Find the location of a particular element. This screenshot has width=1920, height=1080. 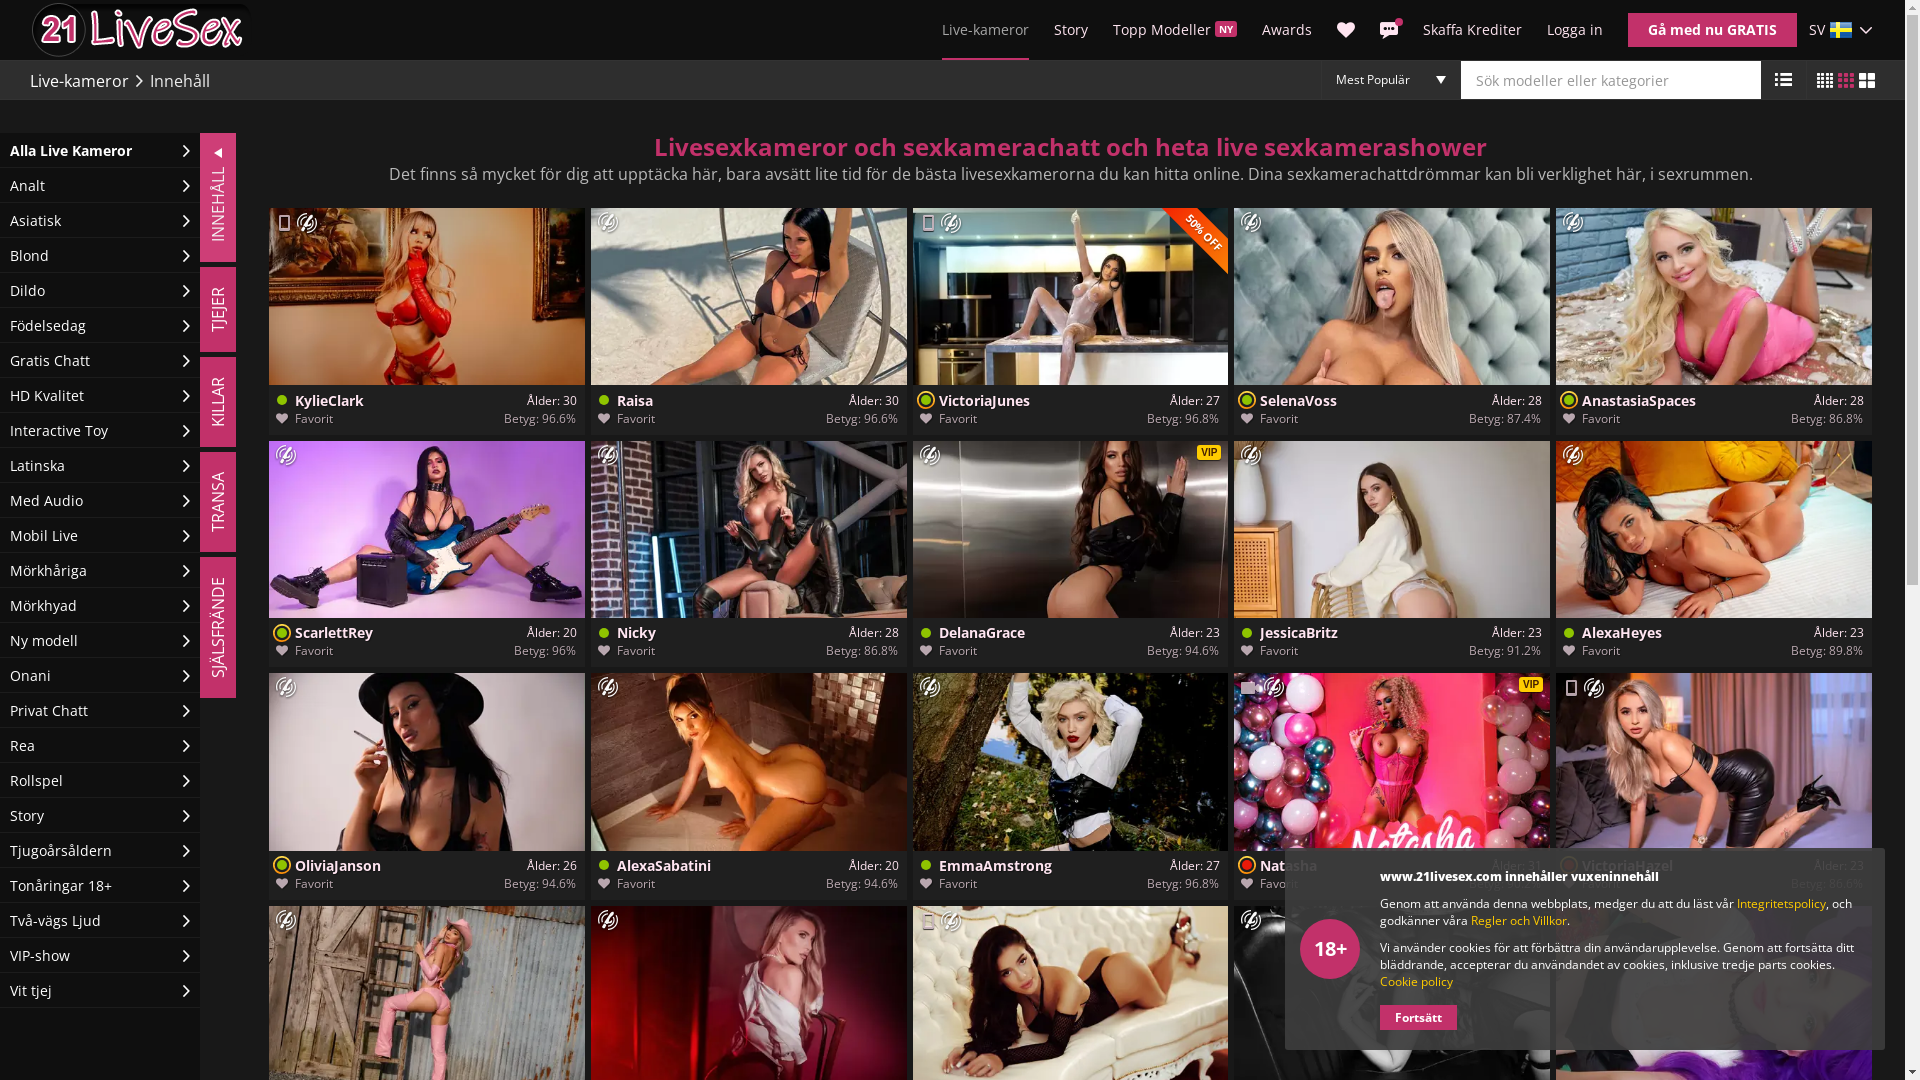

'Vit tjej' is located at coordinates (99, 990).